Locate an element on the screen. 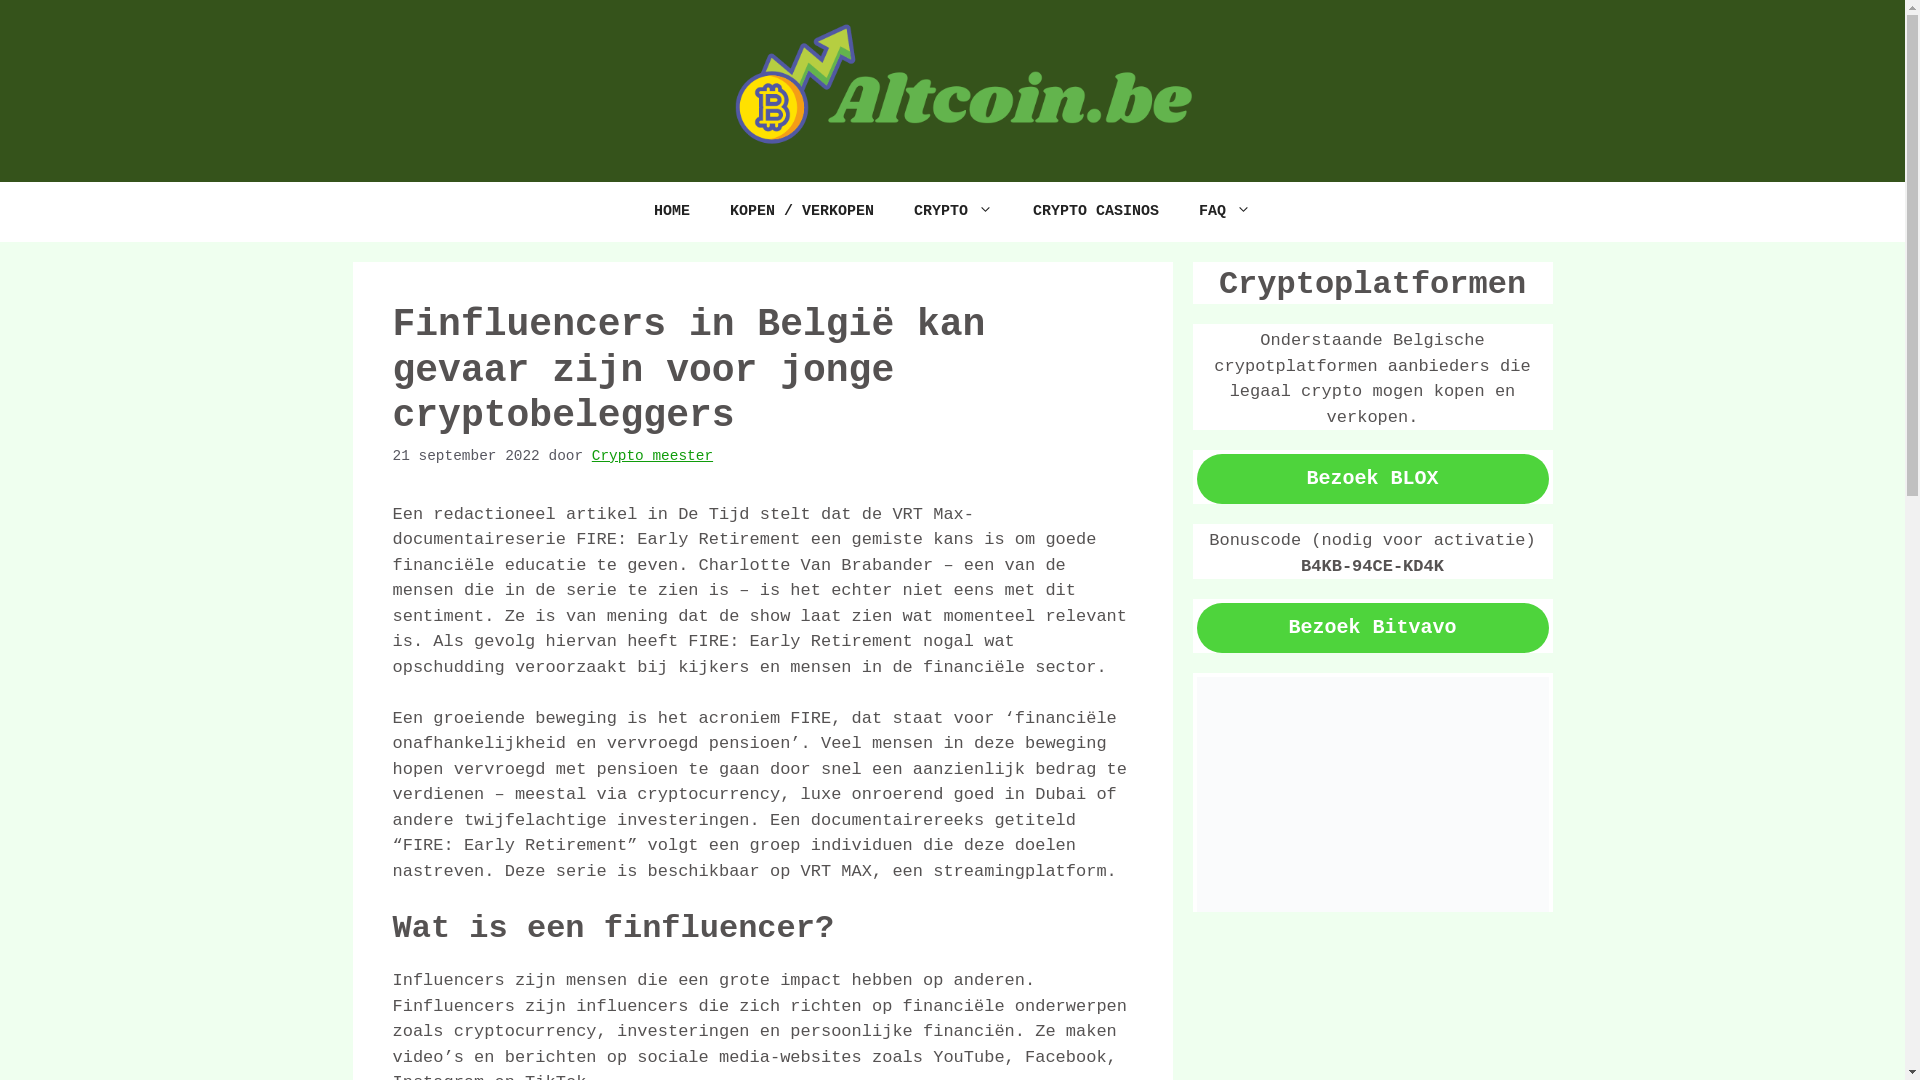 Image resolution: width=1920 pixels, height=1080 pixels. 'FAQ' is located at coordinates (1223, 212).